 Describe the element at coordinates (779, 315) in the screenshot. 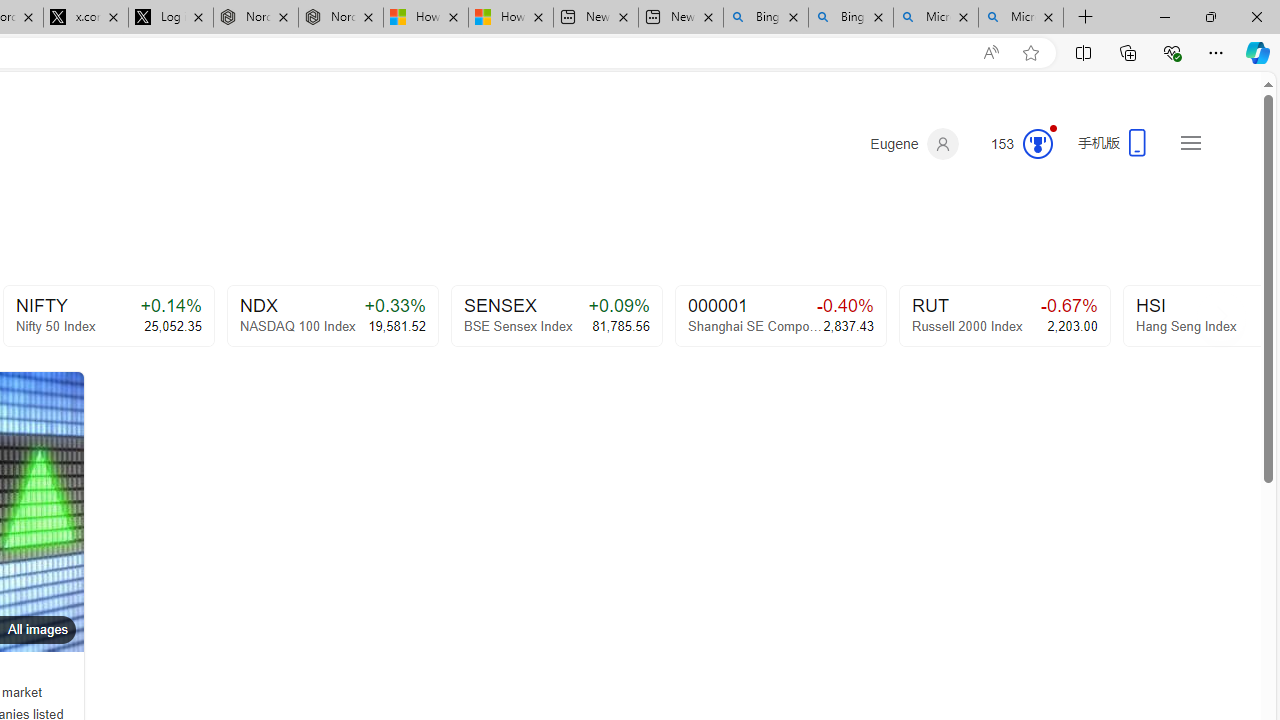

I see `'000001 -0.40% Shanghai SE Composite Index 2,837.43'` at that location.